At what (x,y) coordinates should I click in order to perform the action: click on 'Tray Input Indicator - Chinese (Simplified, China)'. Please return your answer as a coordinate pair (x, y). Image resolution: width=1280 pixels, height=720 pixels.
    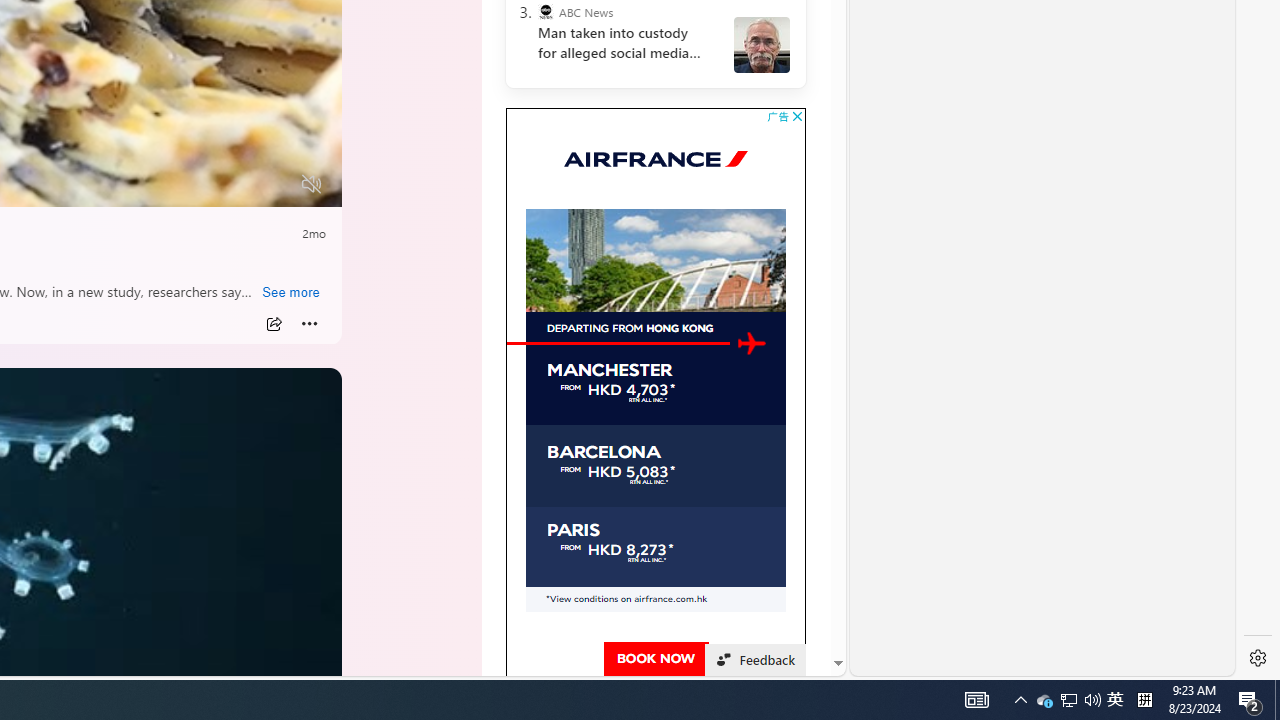
    Looking at the image, I should click on (1144, 698).